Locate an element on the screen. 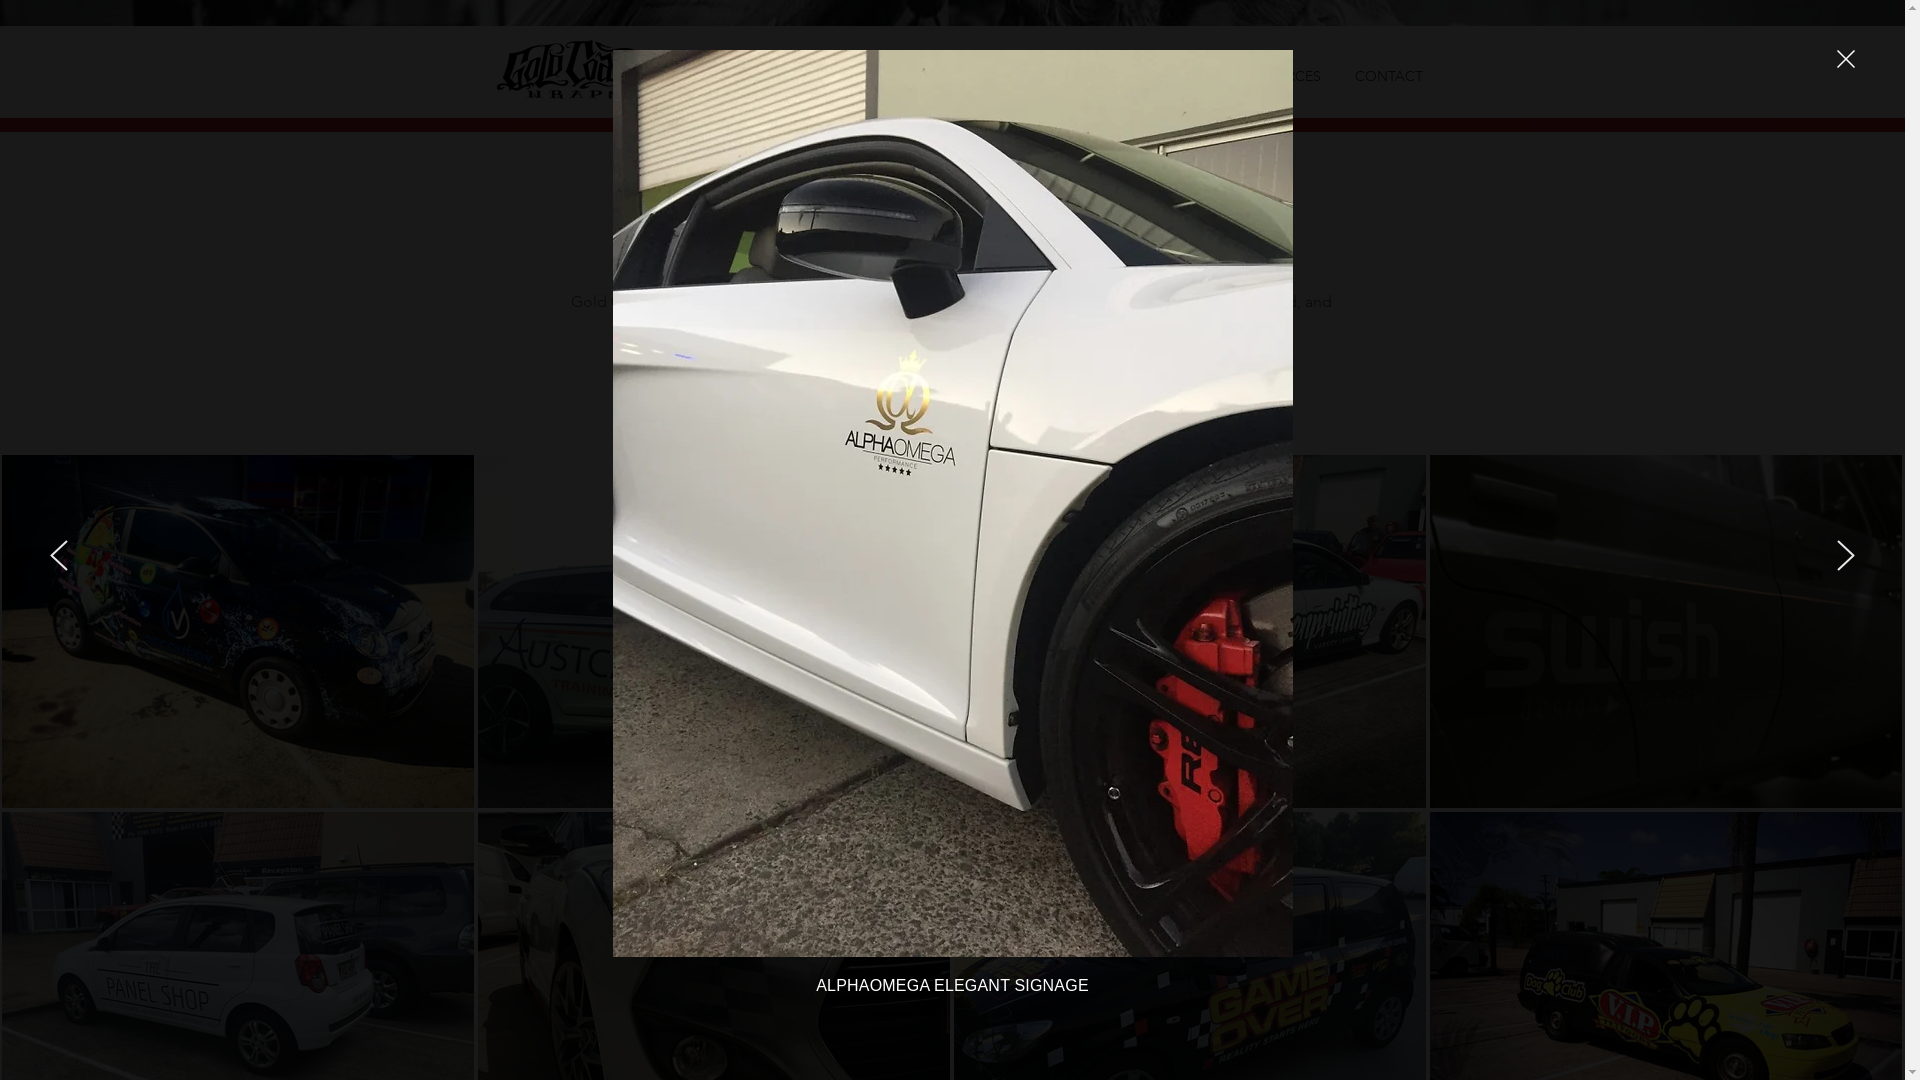 The width and height of the screenshot is (1920, 1080). 'COMMERCIAL SERVICES' is located at coordinates (969, 73).